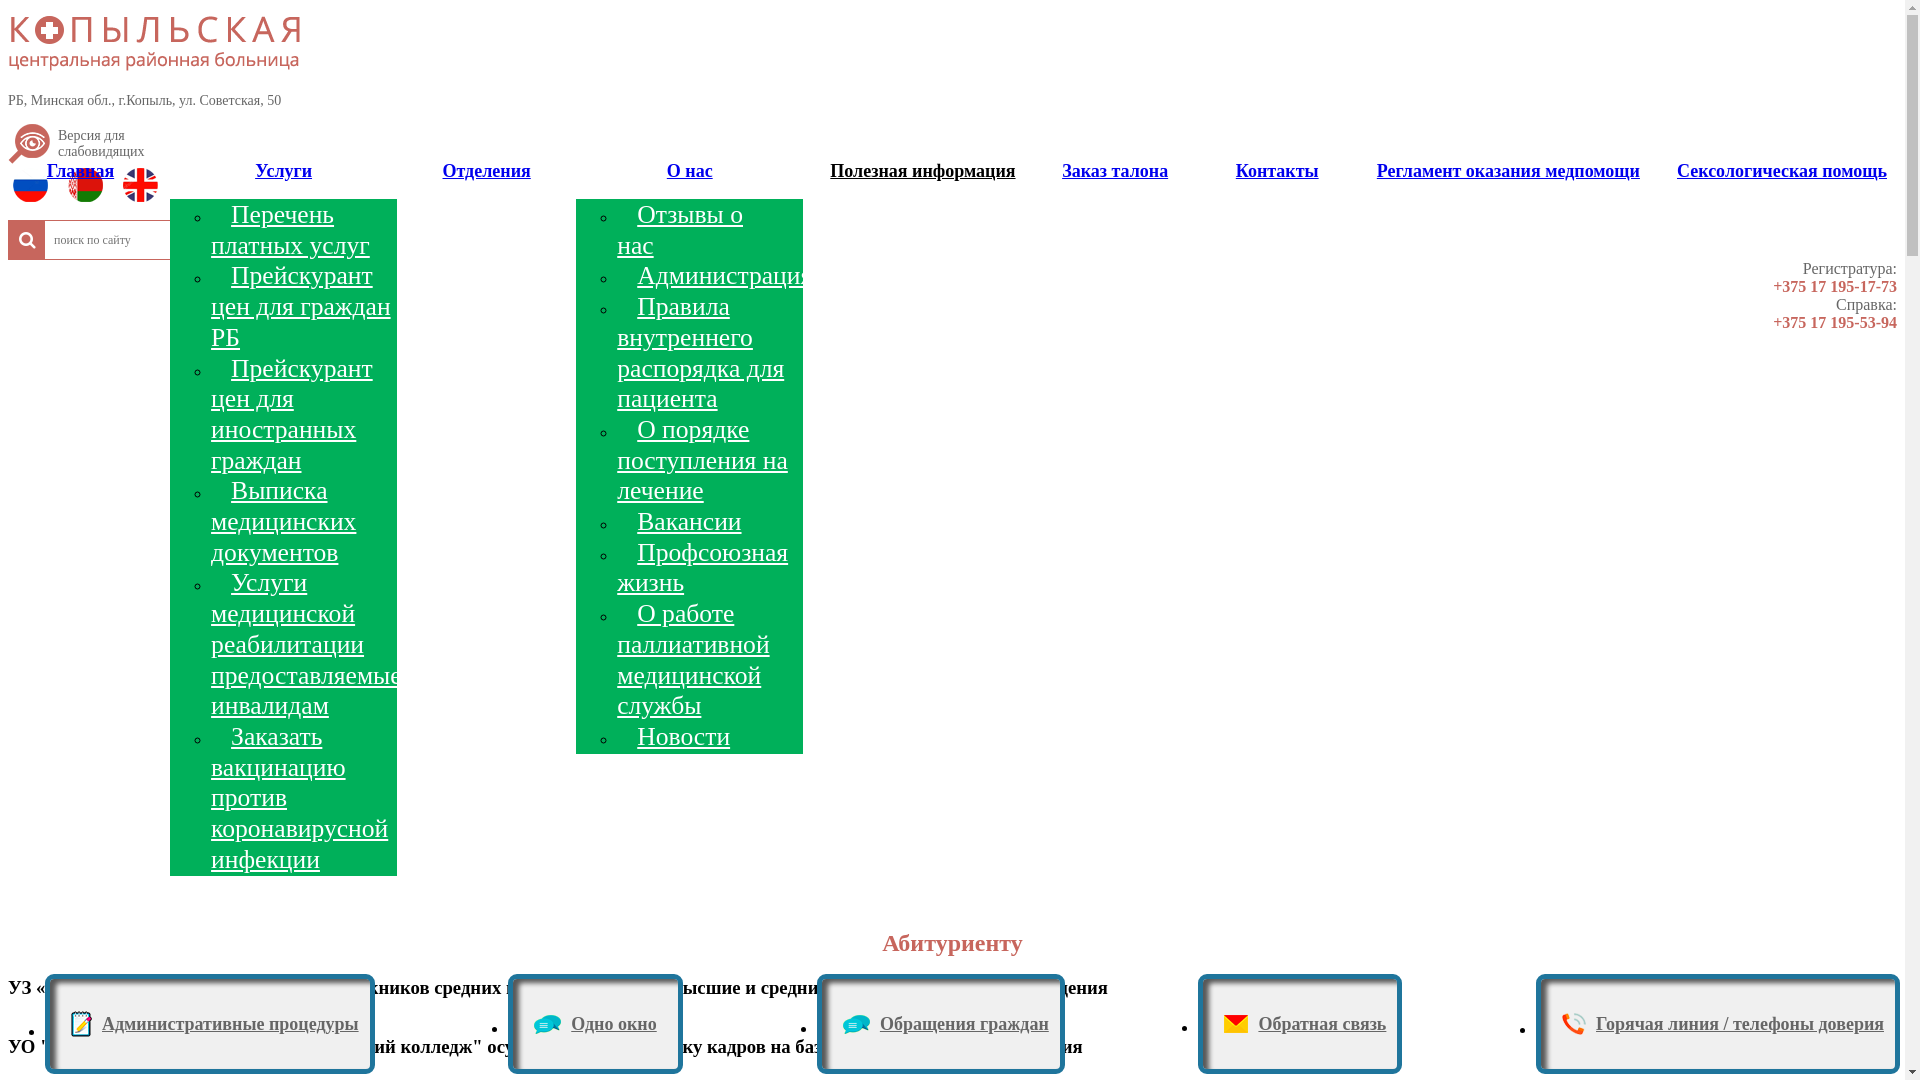  What do you see at coordinates (122, 190) in the screenshot?
I see `'English'` at bounding box center [122, 190].